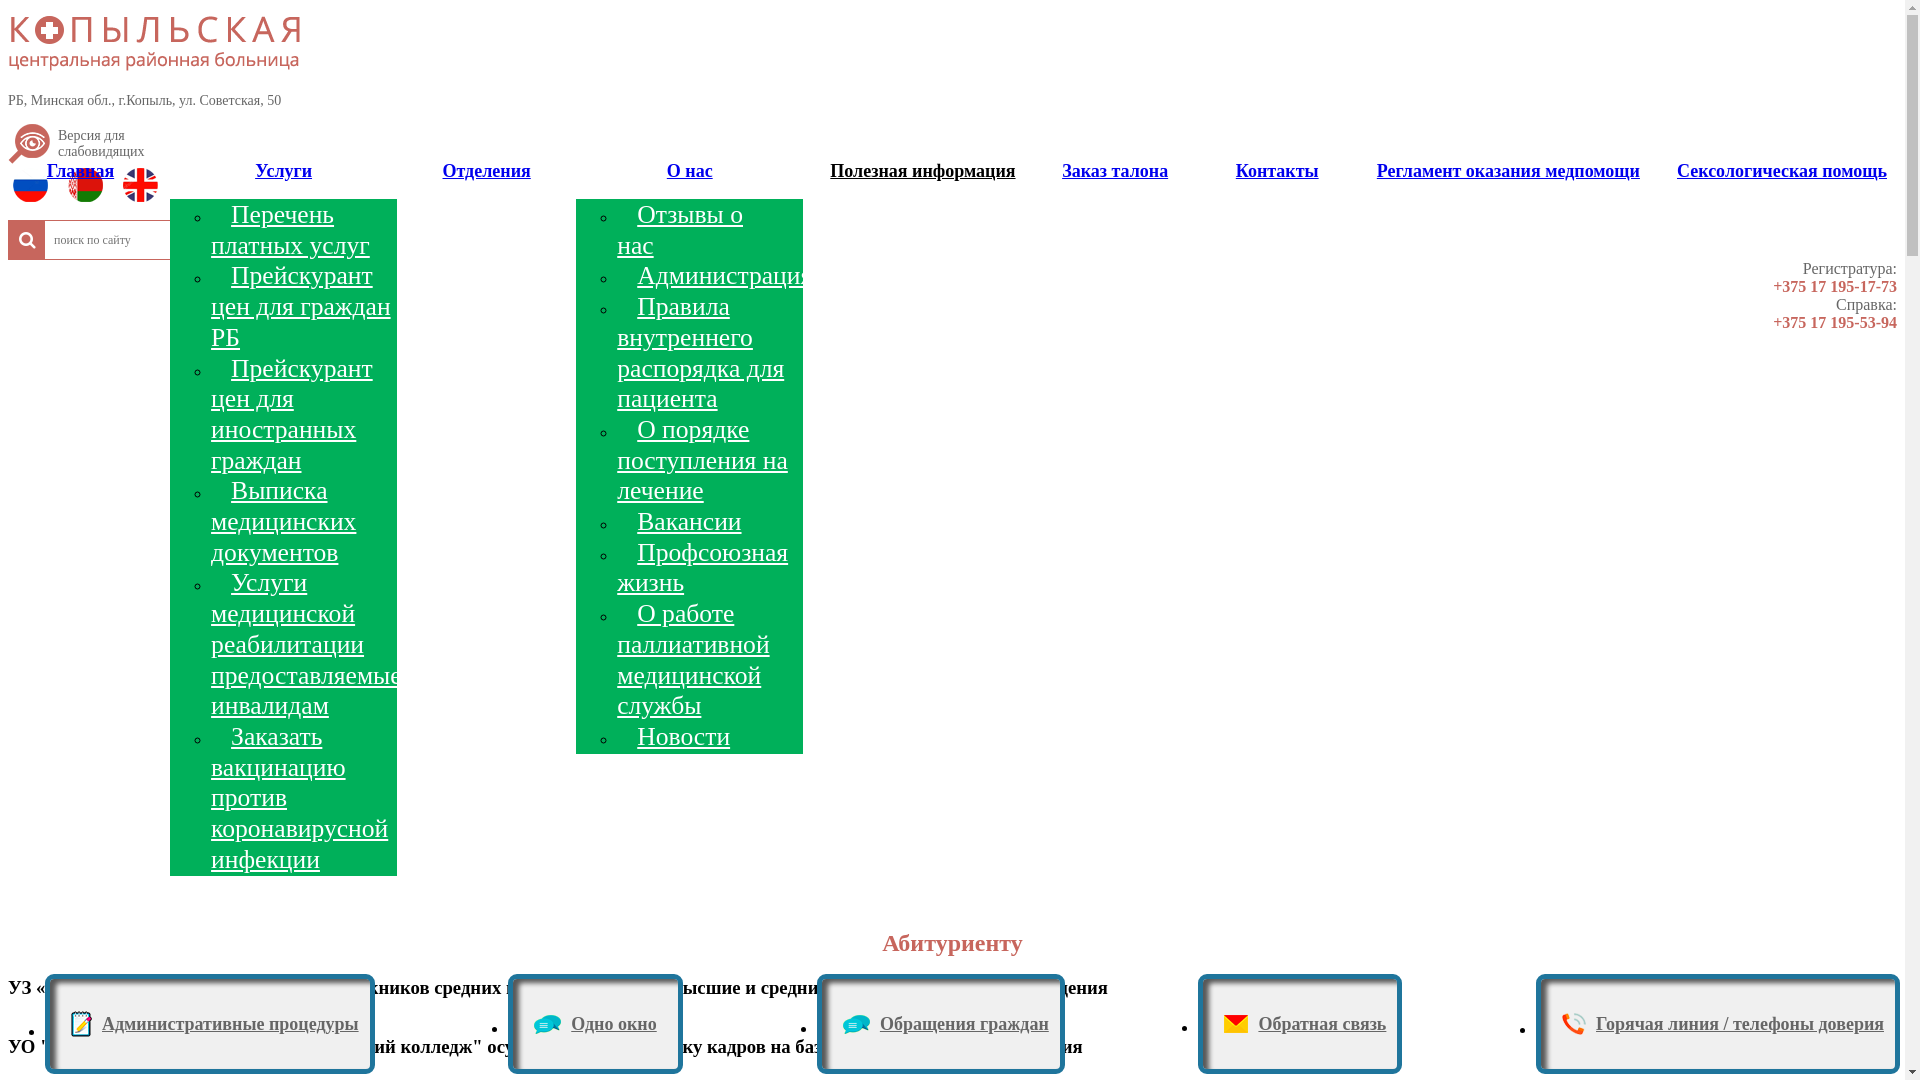  What do you see at coordinates (122, 190) in the screenshot?
I see `'English'` at bounding box center [122, 190].